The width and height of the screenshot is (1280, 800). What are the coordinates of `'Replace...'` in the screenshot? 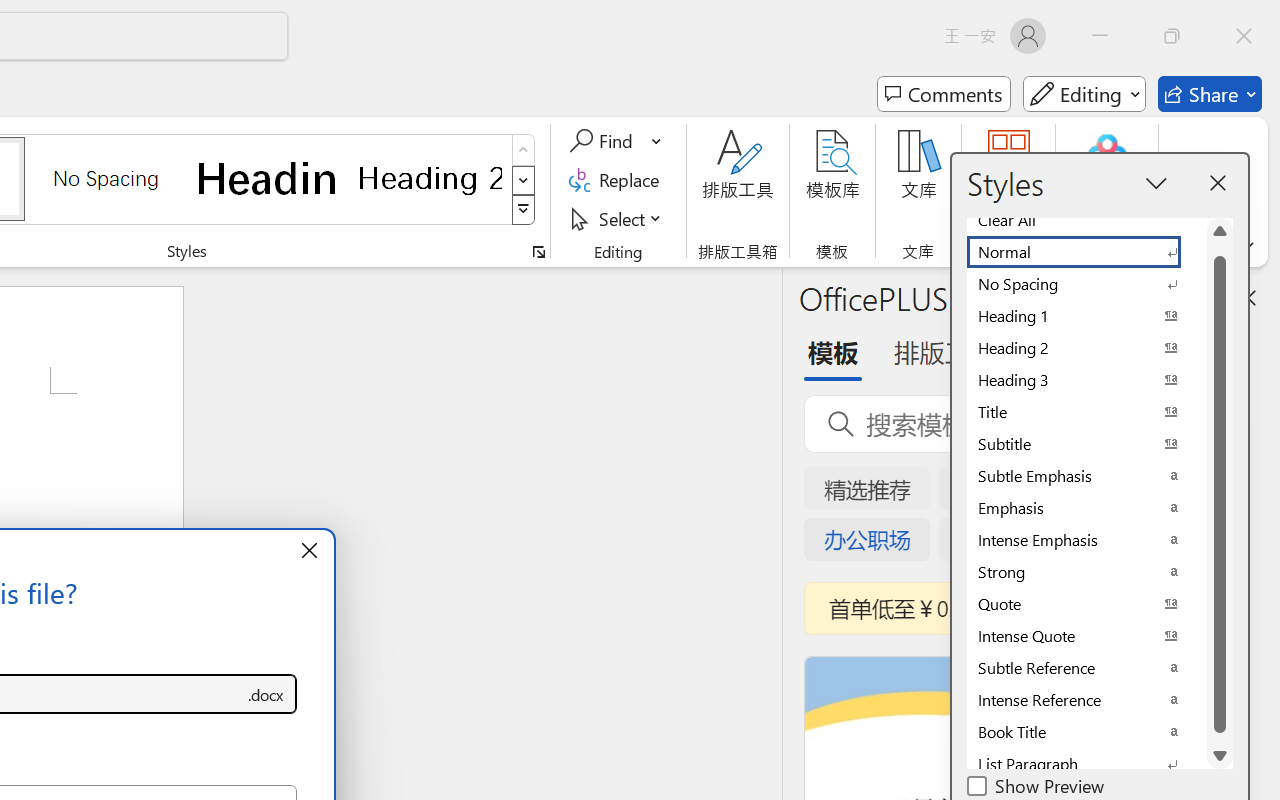 It's located at (616, 179).